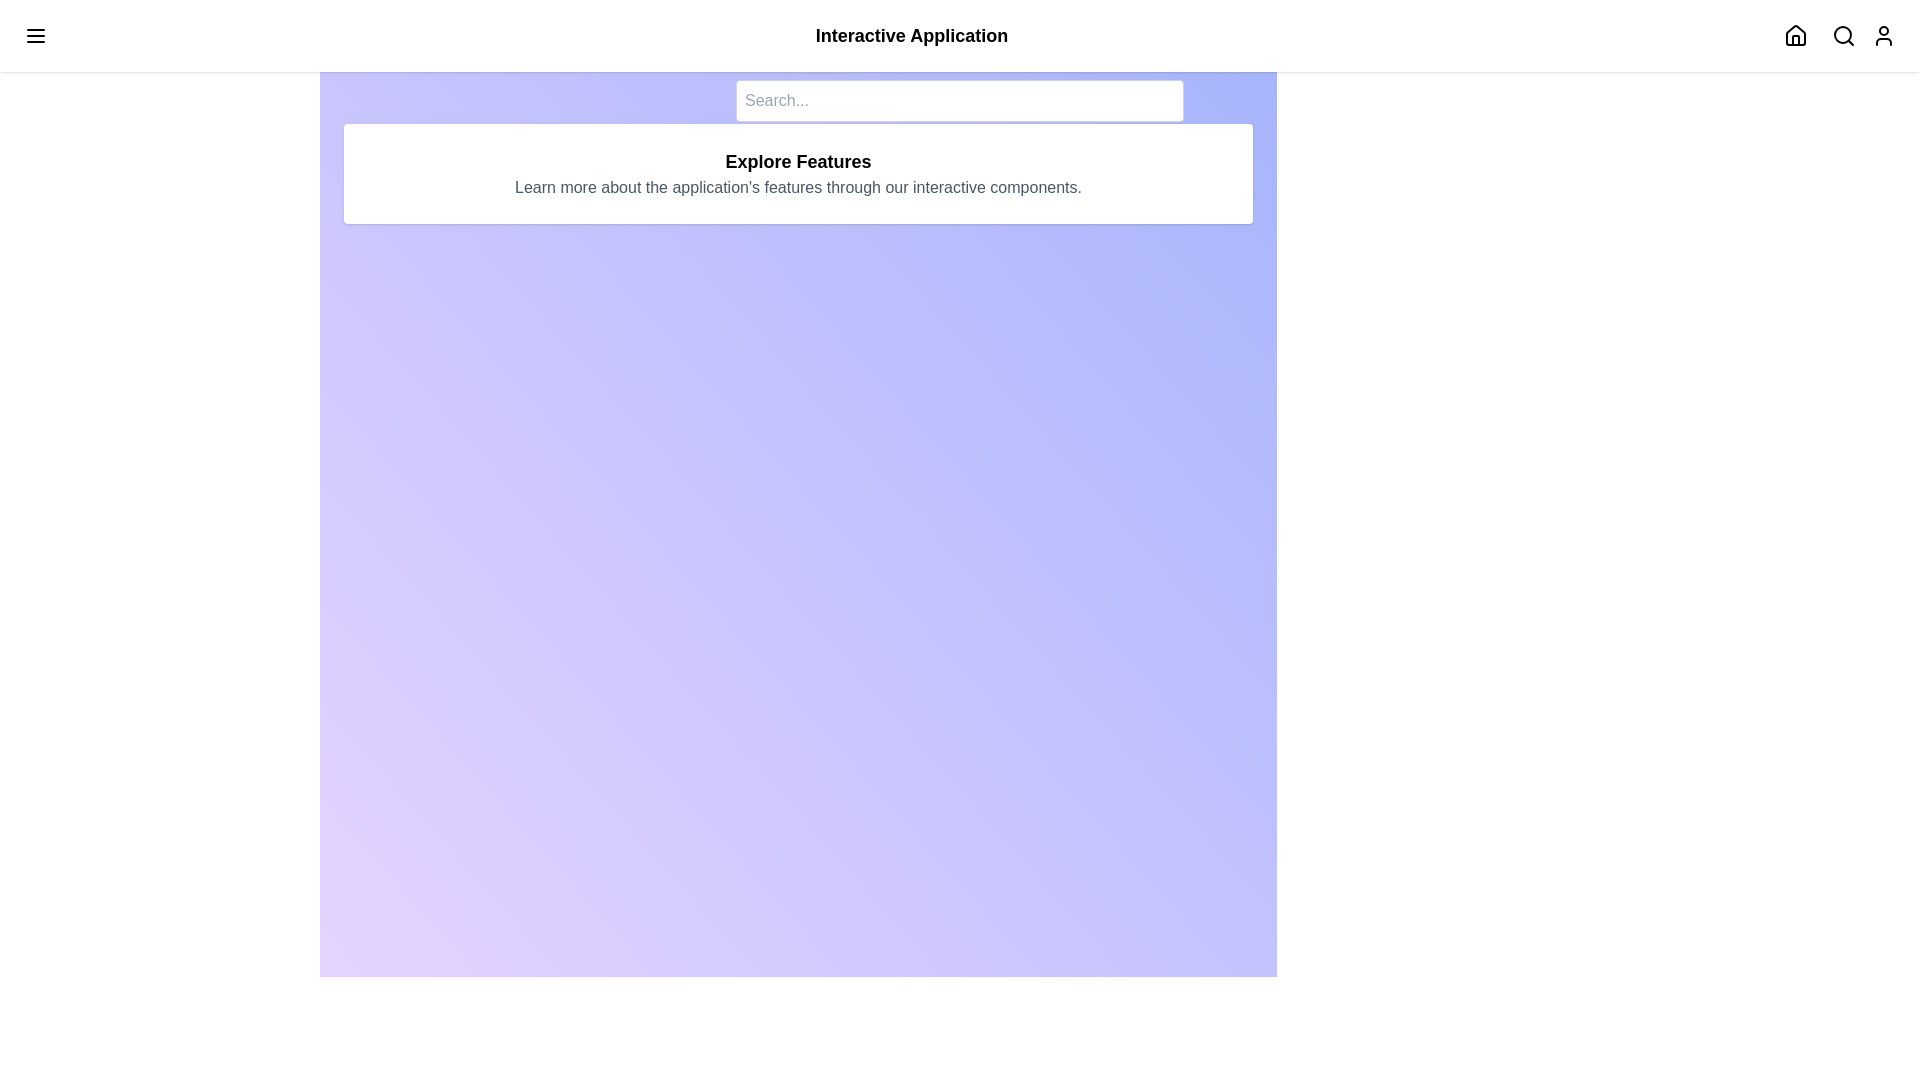 The height and width of the screenshot is (1080, 1920). Describe the element at coordinates (1842, 35) in the screenshot. I see `search icon button to toggle the search bar visibility` at that location.